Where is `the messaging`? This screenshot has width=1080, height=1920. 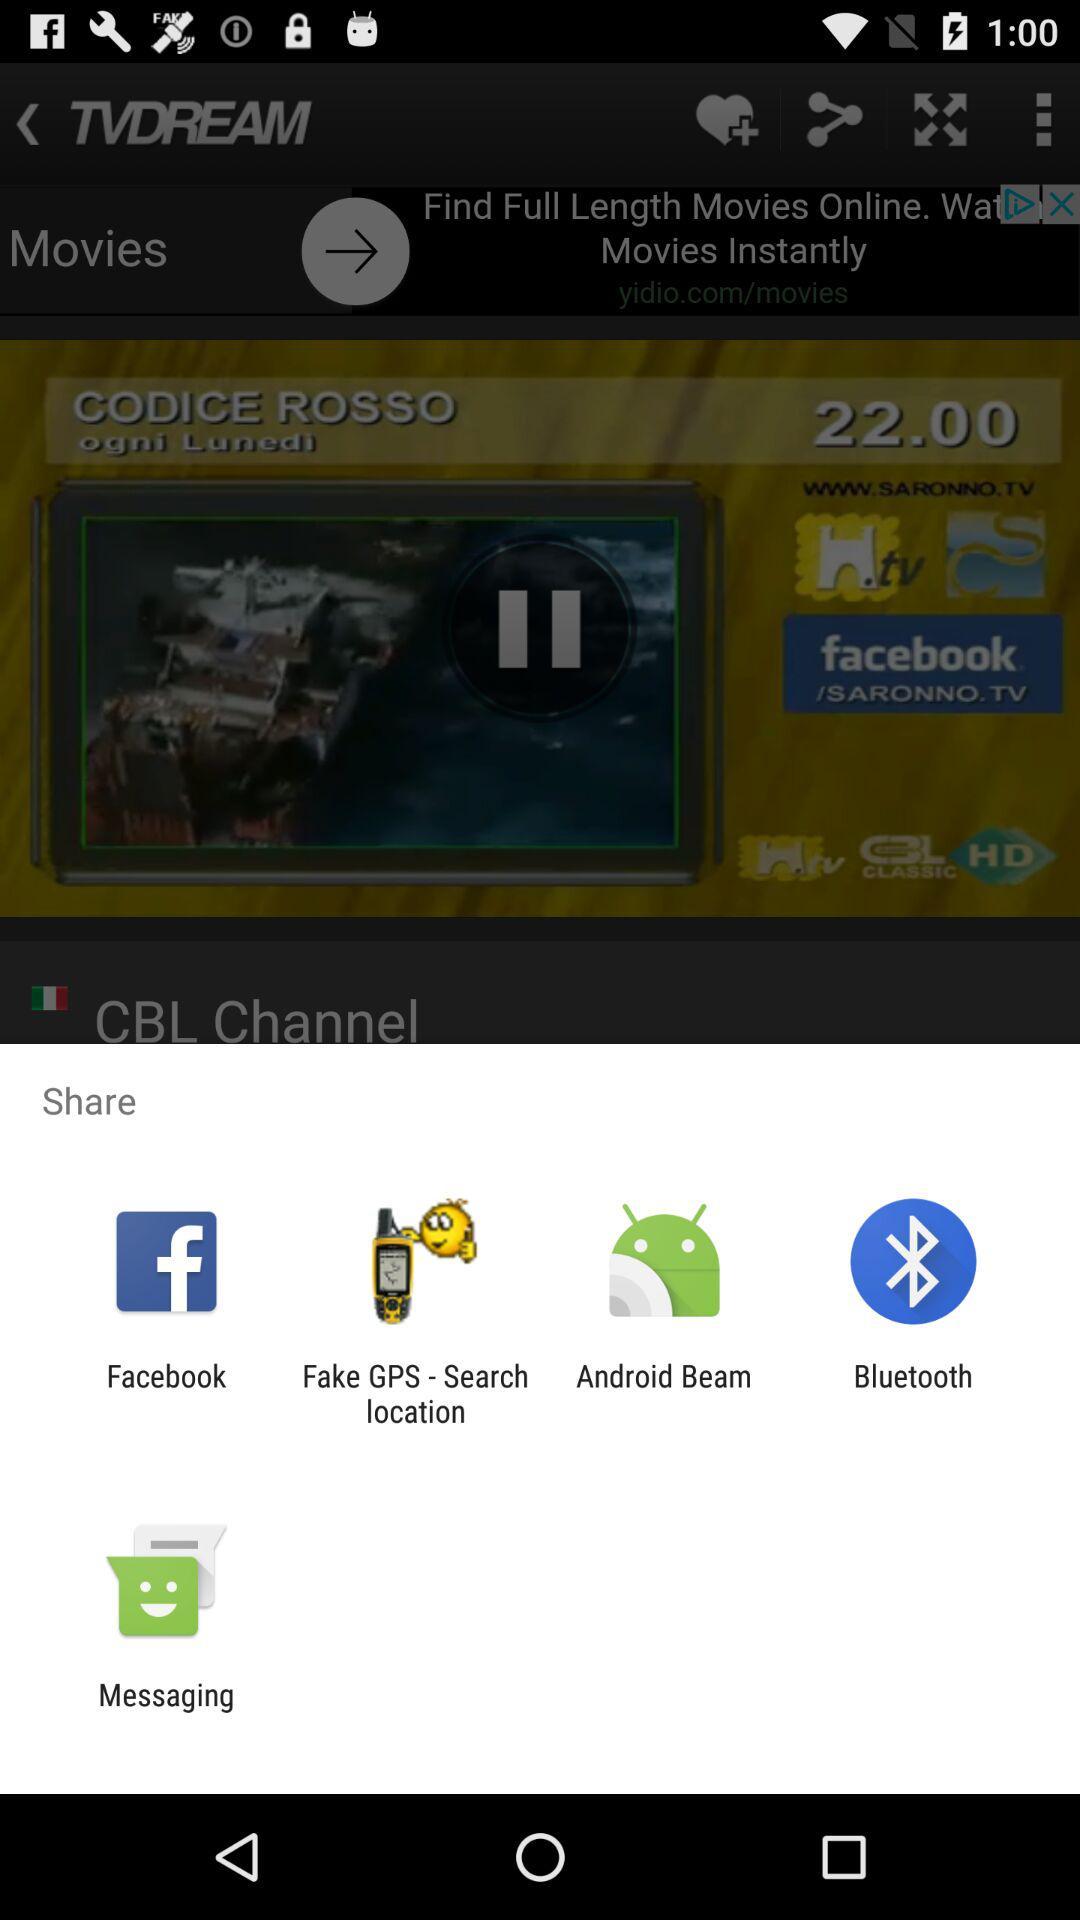 the messaging is located at coordinates (165, 1711).